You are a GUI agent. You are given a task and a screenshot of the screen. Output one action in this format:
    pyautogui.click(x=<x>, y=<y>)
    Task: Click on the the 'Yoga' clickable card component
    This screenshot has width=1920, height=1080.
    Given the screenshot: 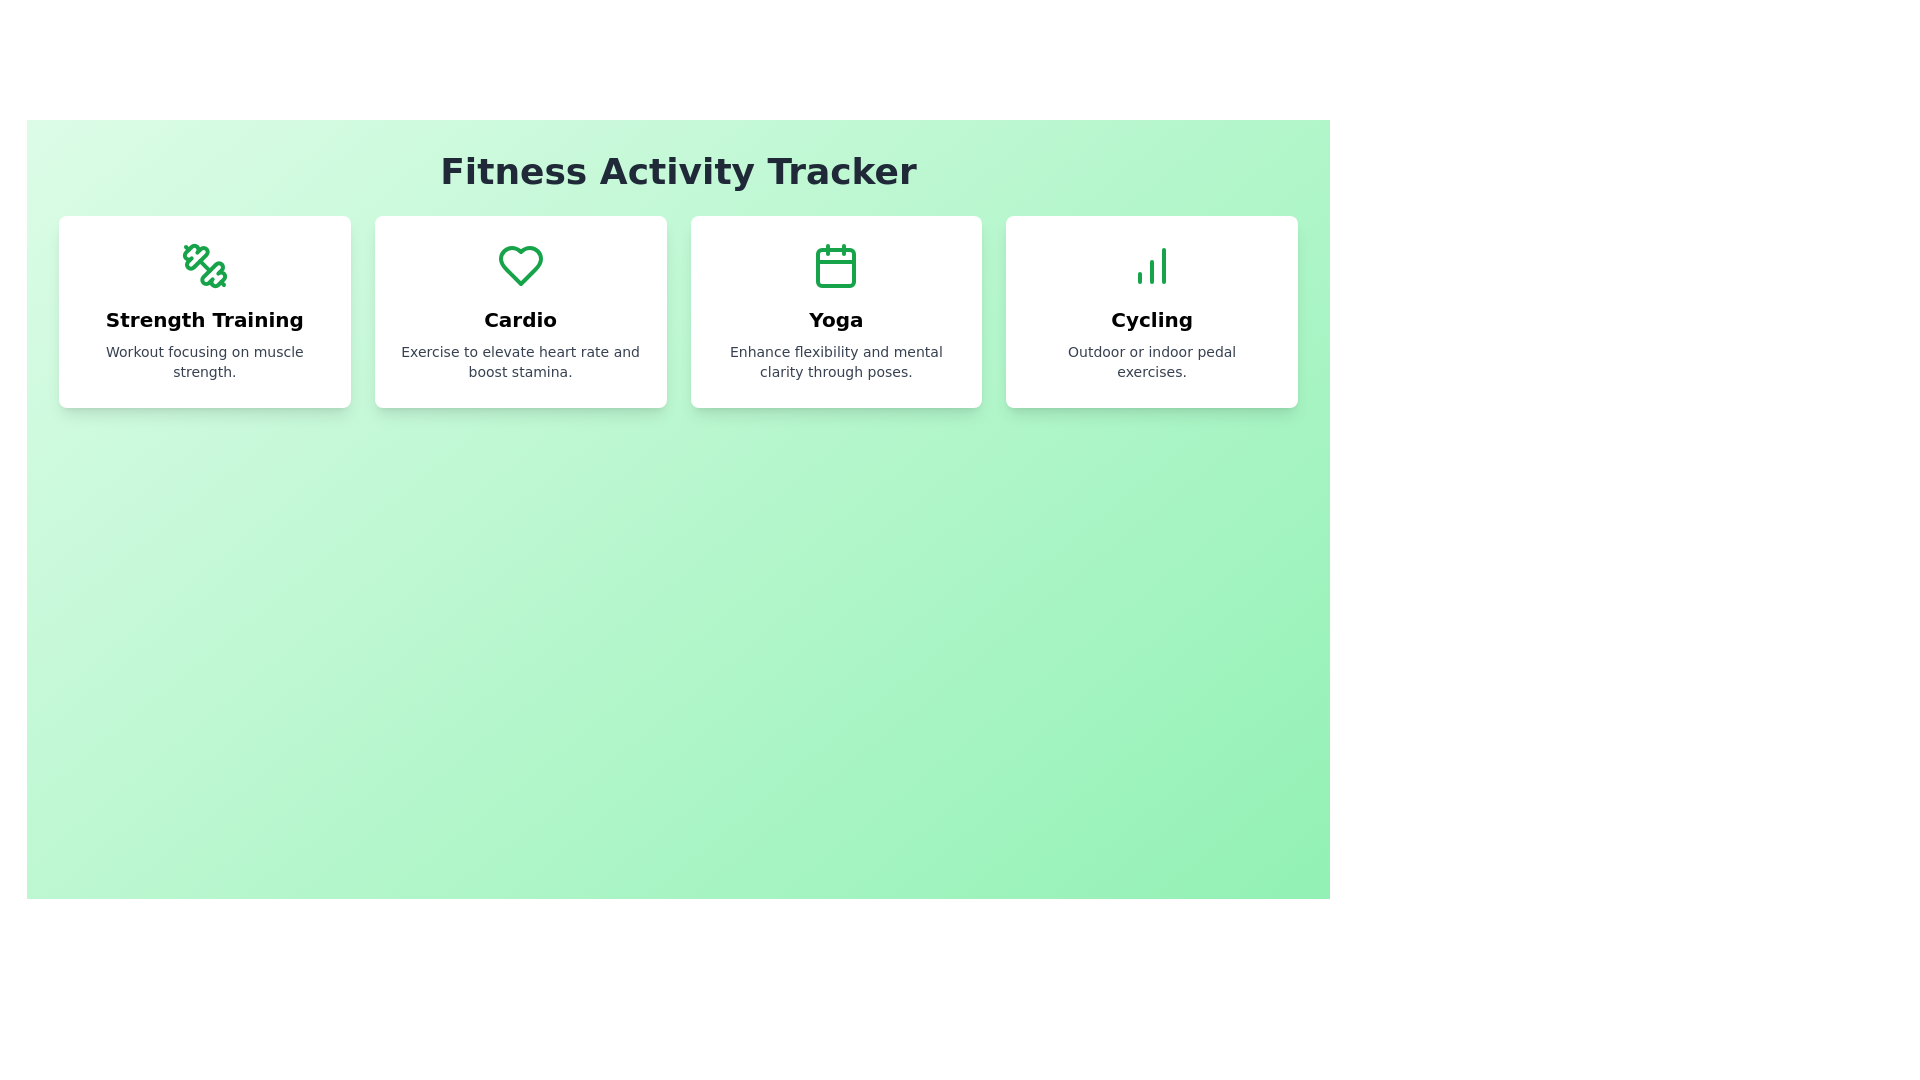 What is the action you would take?
    pyautogui.click(x=836, y=312)
    